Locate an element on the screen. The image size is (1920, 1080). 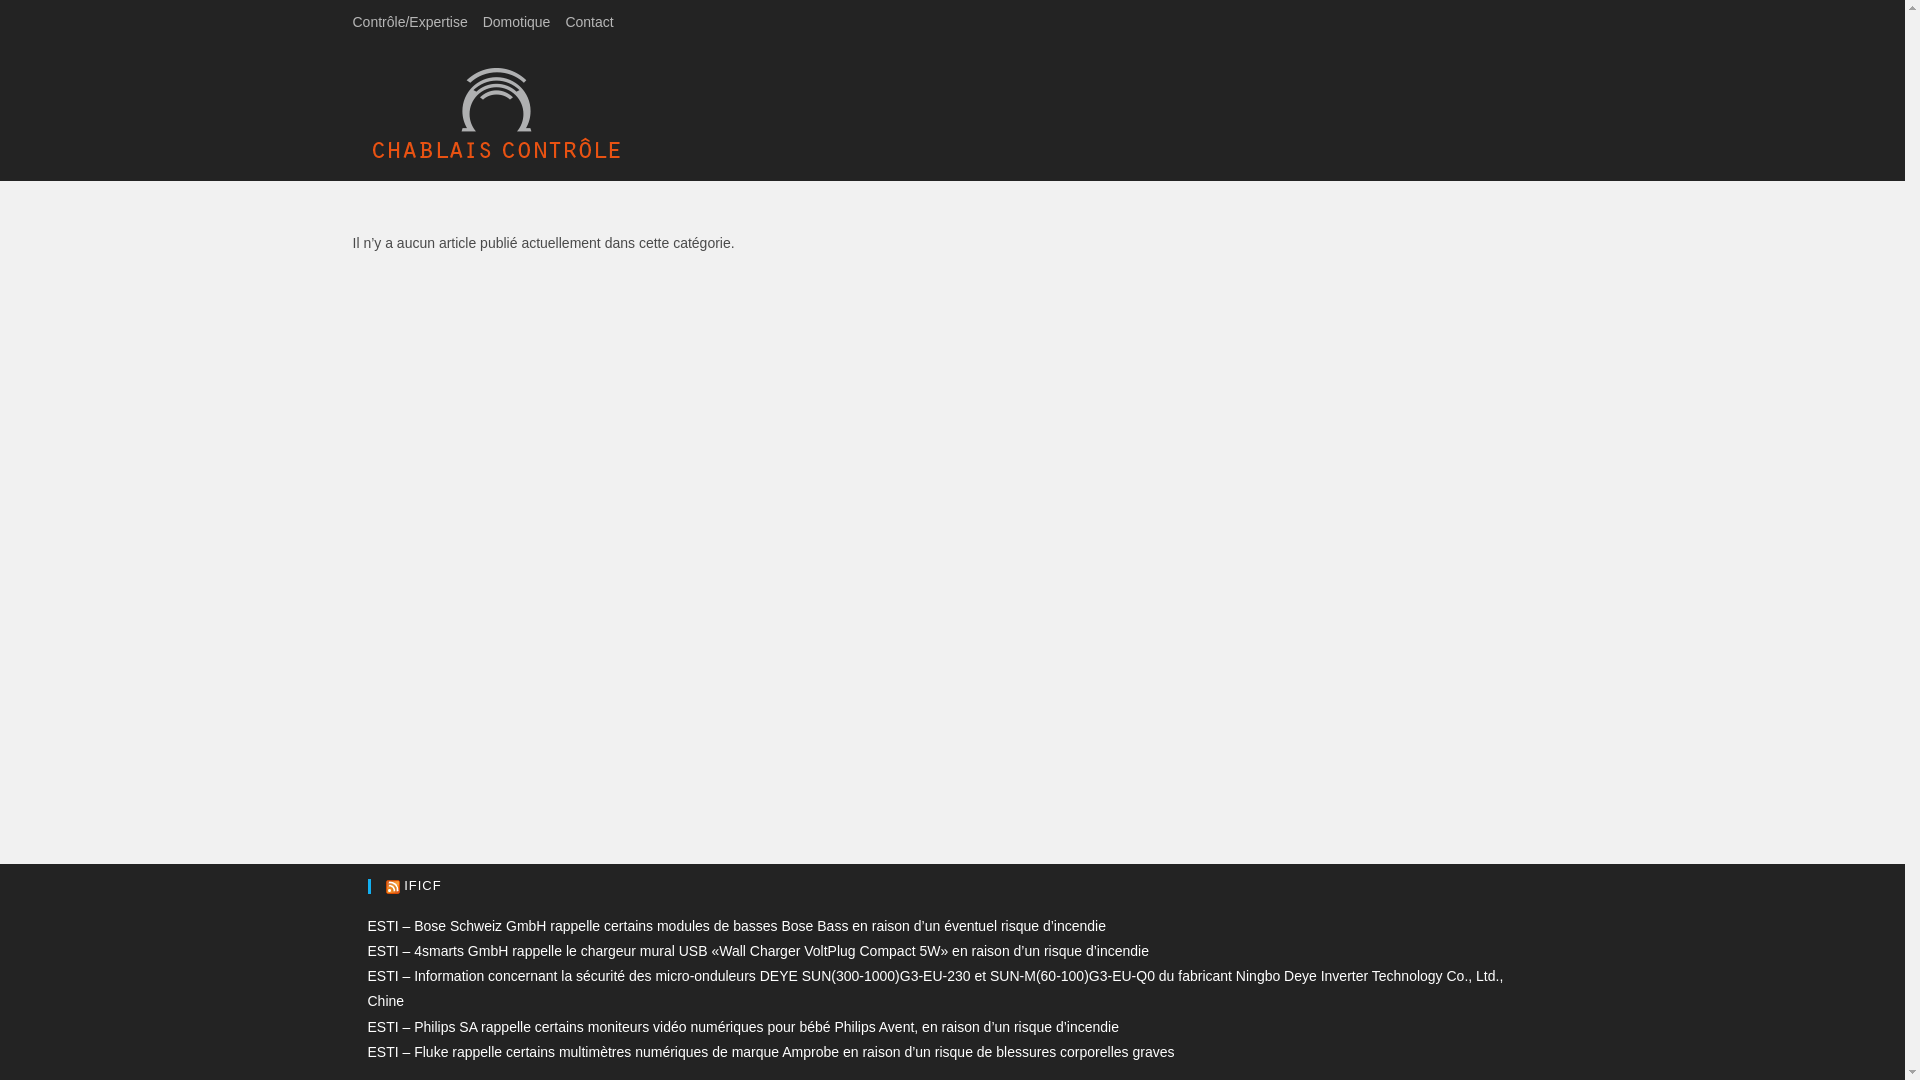
'Contact' is located at coordinates (588, 22).